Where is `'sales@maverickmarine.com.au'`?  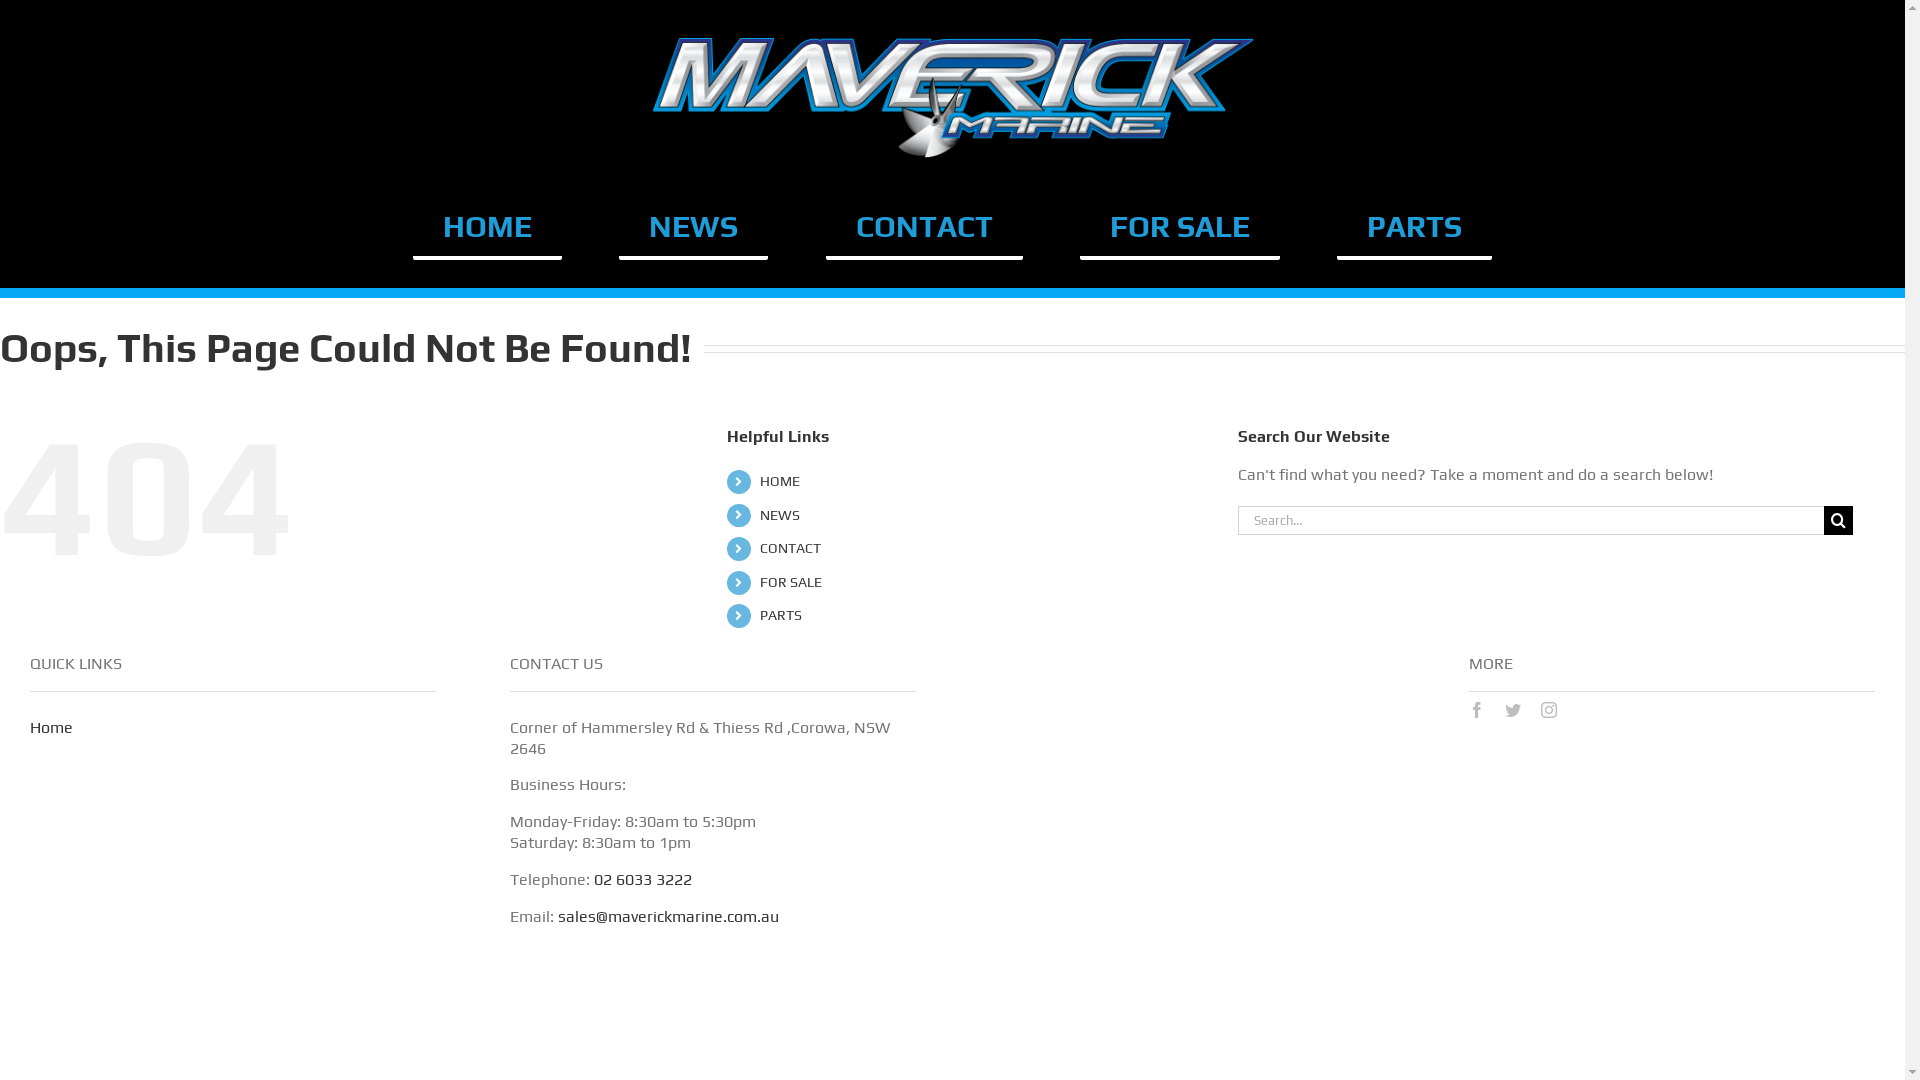 'sales@maverickmarine.com.au' is located at coordinates (668, 916).